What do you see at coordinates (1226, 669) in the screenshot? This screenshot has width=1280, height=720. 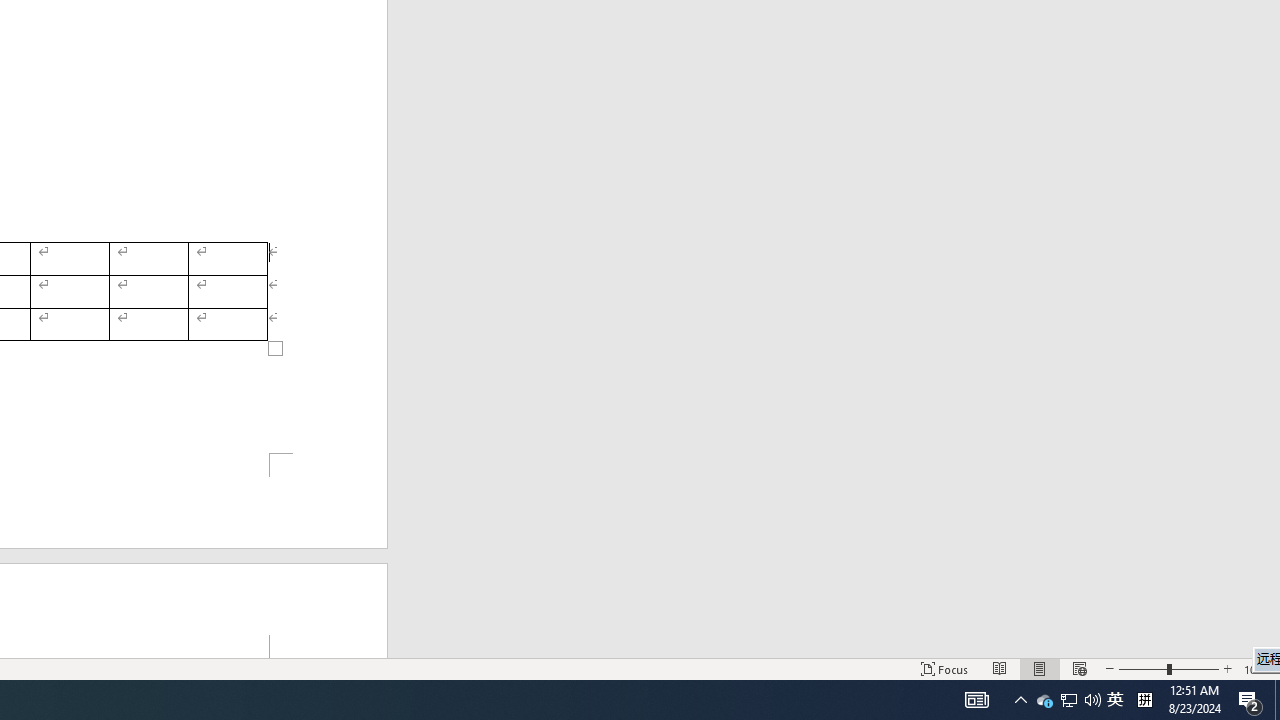 I see `'Zoom In'` at bounding box center [1226, 669].